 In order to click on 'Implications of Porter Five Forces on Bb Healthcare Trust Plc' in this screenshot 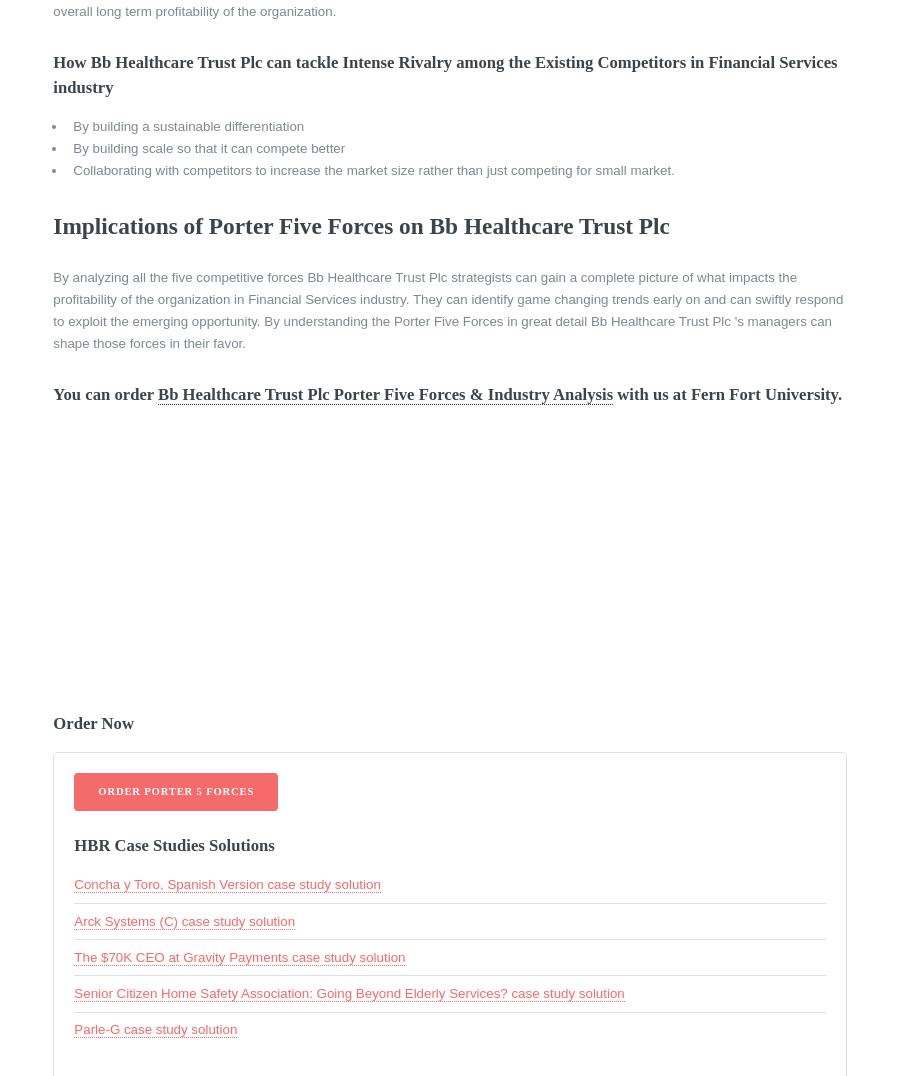, I will do `click(360, 225)`.